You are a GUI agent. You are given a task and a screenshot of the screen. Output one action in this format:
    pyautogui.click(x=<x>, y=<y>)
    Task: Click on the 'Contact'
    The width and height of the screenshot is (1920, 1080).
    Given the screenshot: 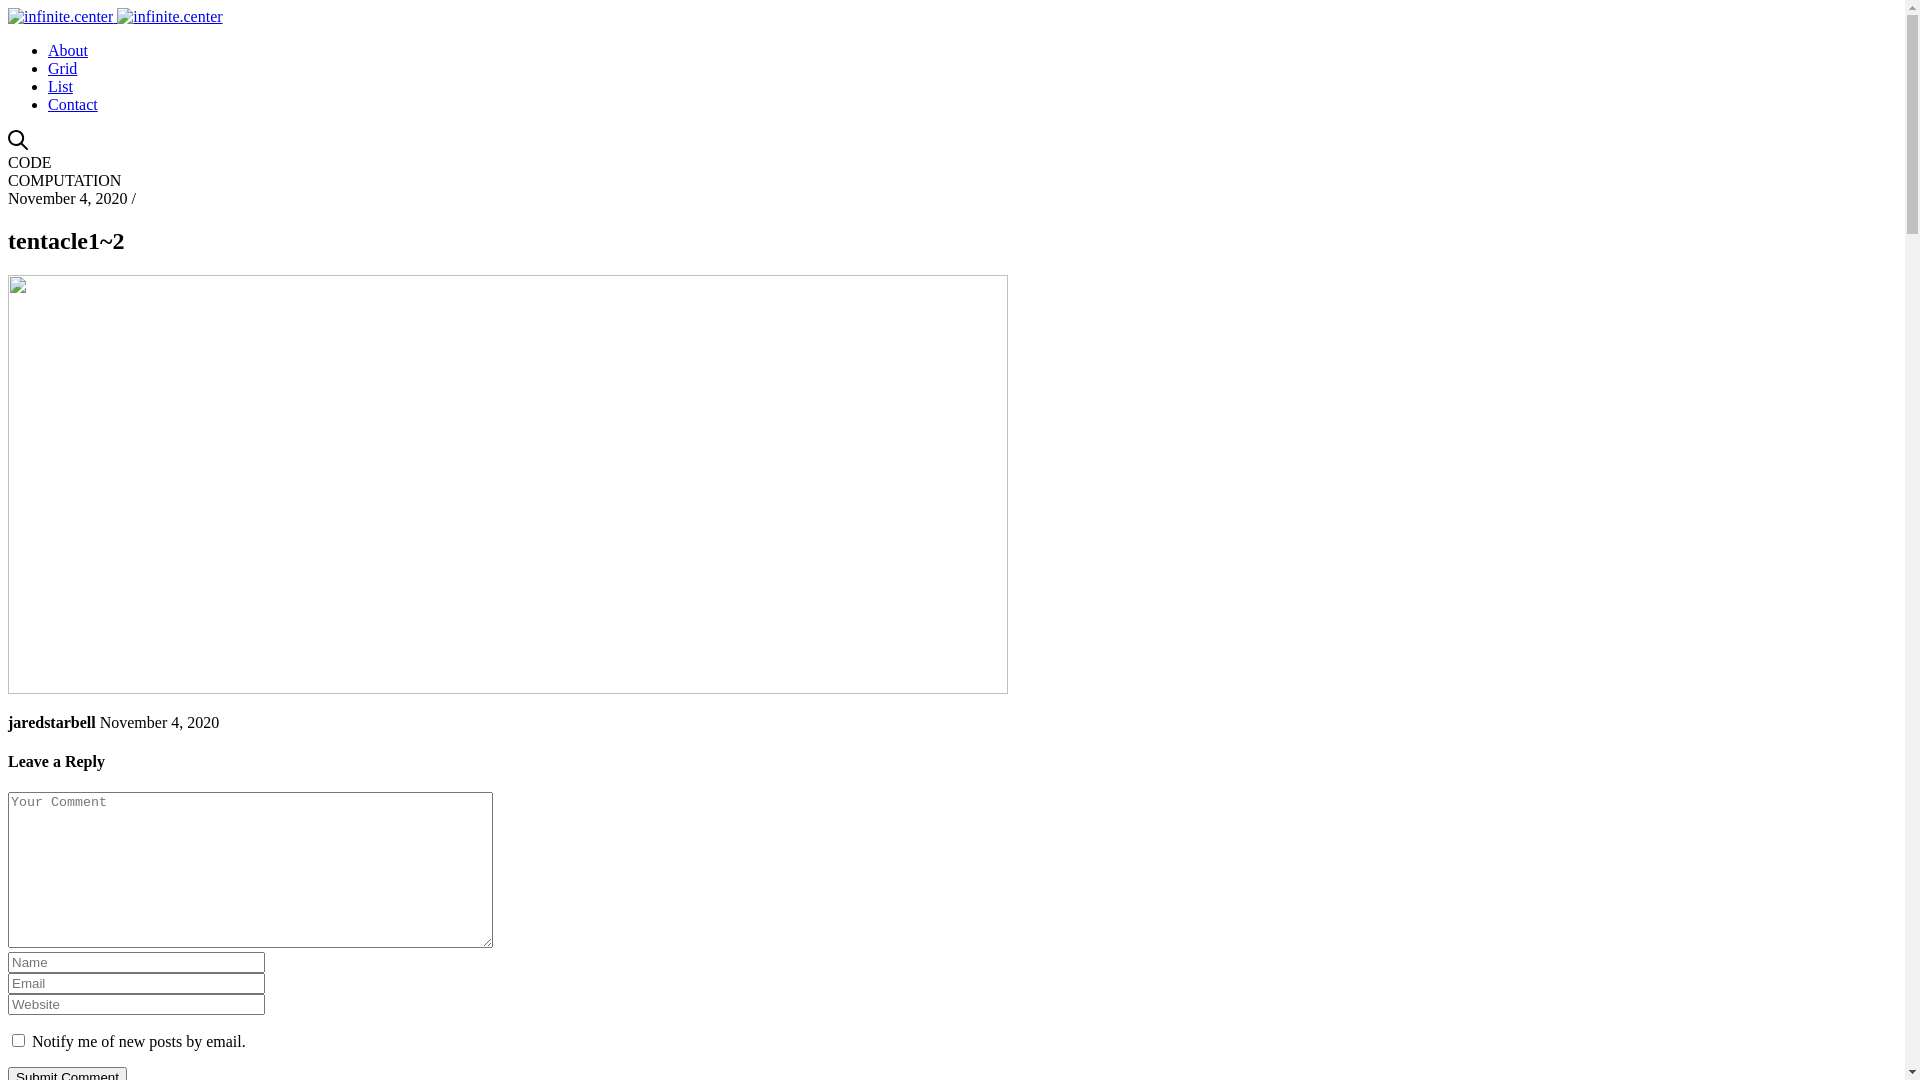 What is the action you would take?
    pyautogui.click(x=72, y=104)
    